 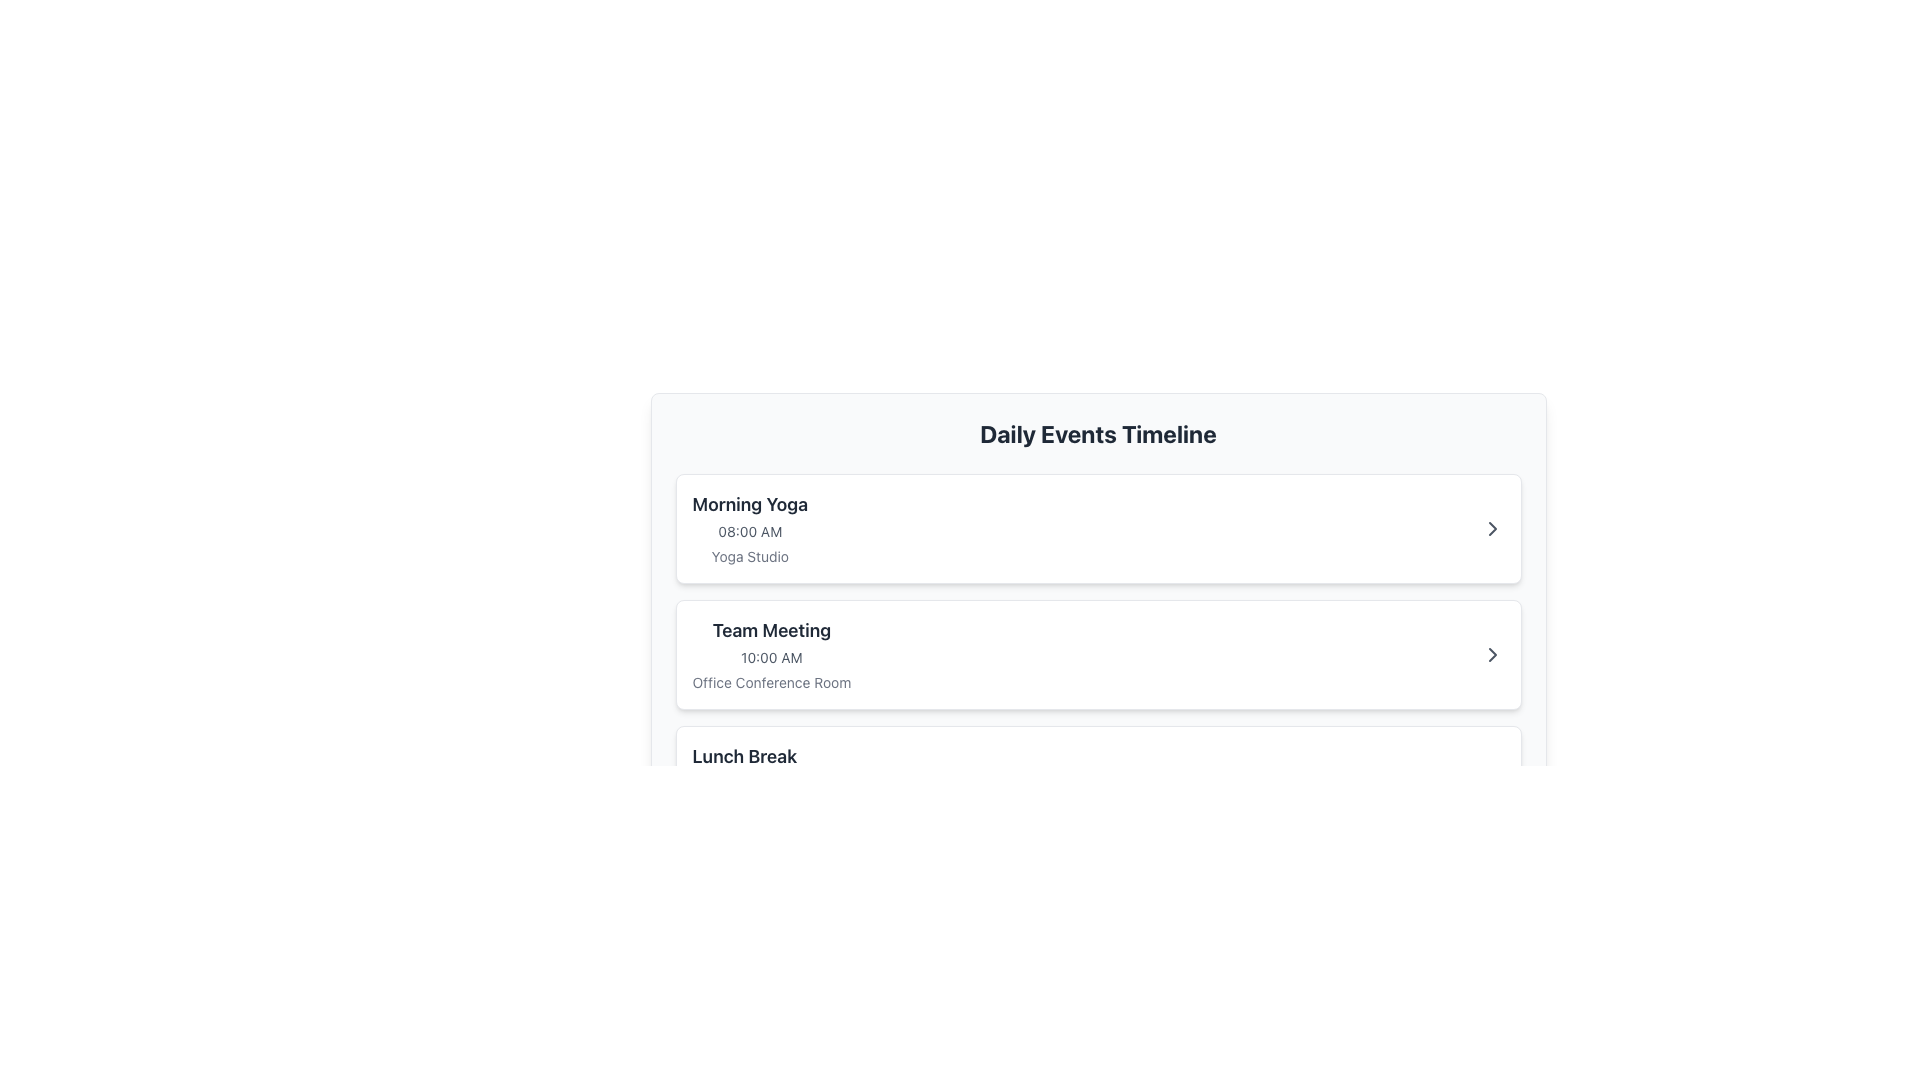 What do you see at coordinates (743, 779) in the screenshot?
I see `details of the event titled 'Lunch Break', which includes the time '12:00 PM' and location 'Main Cafeteria', located in the third row of the event listing layout` at bounding box center [743, 779].